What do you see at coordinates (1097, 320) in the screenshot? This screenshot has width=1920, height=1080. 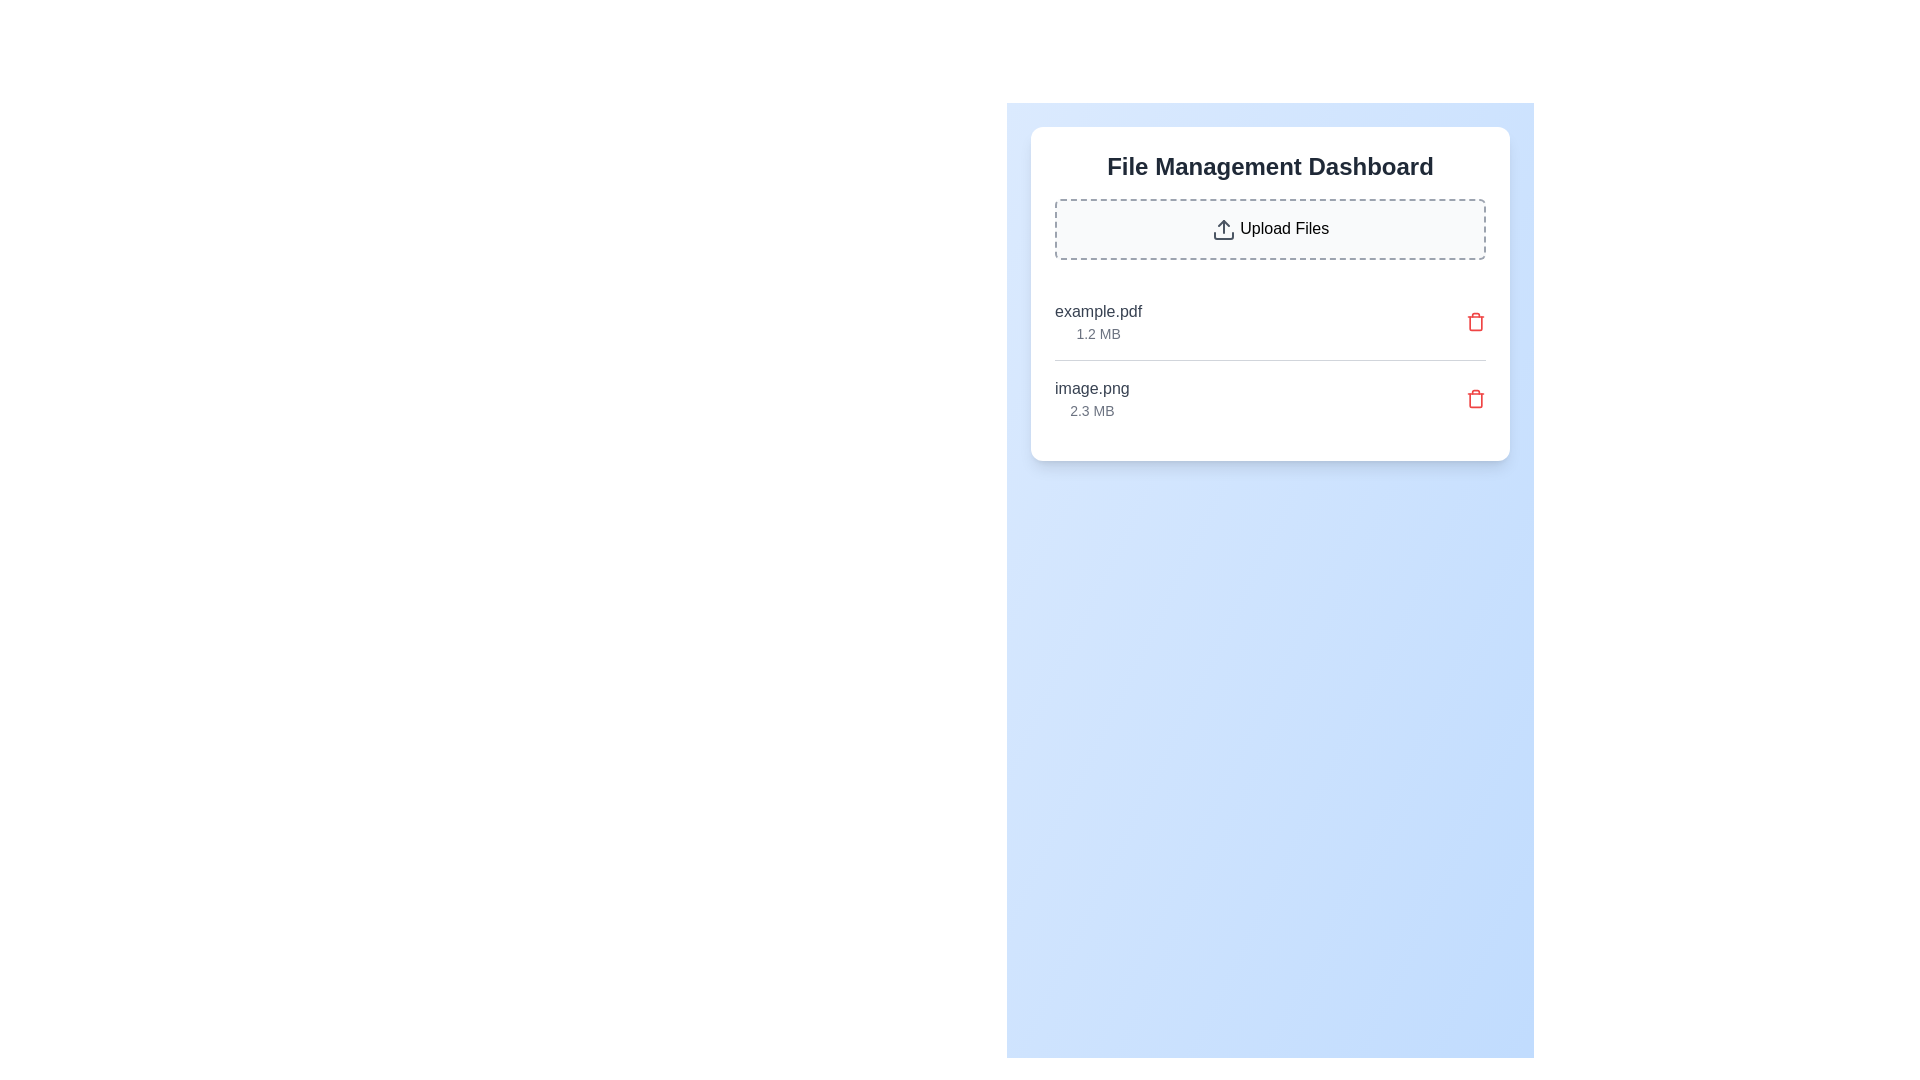 I see `the text display component that shows the file name and size, located under the 'File Management Dashboard' header` at bounding box center [1097, 320].